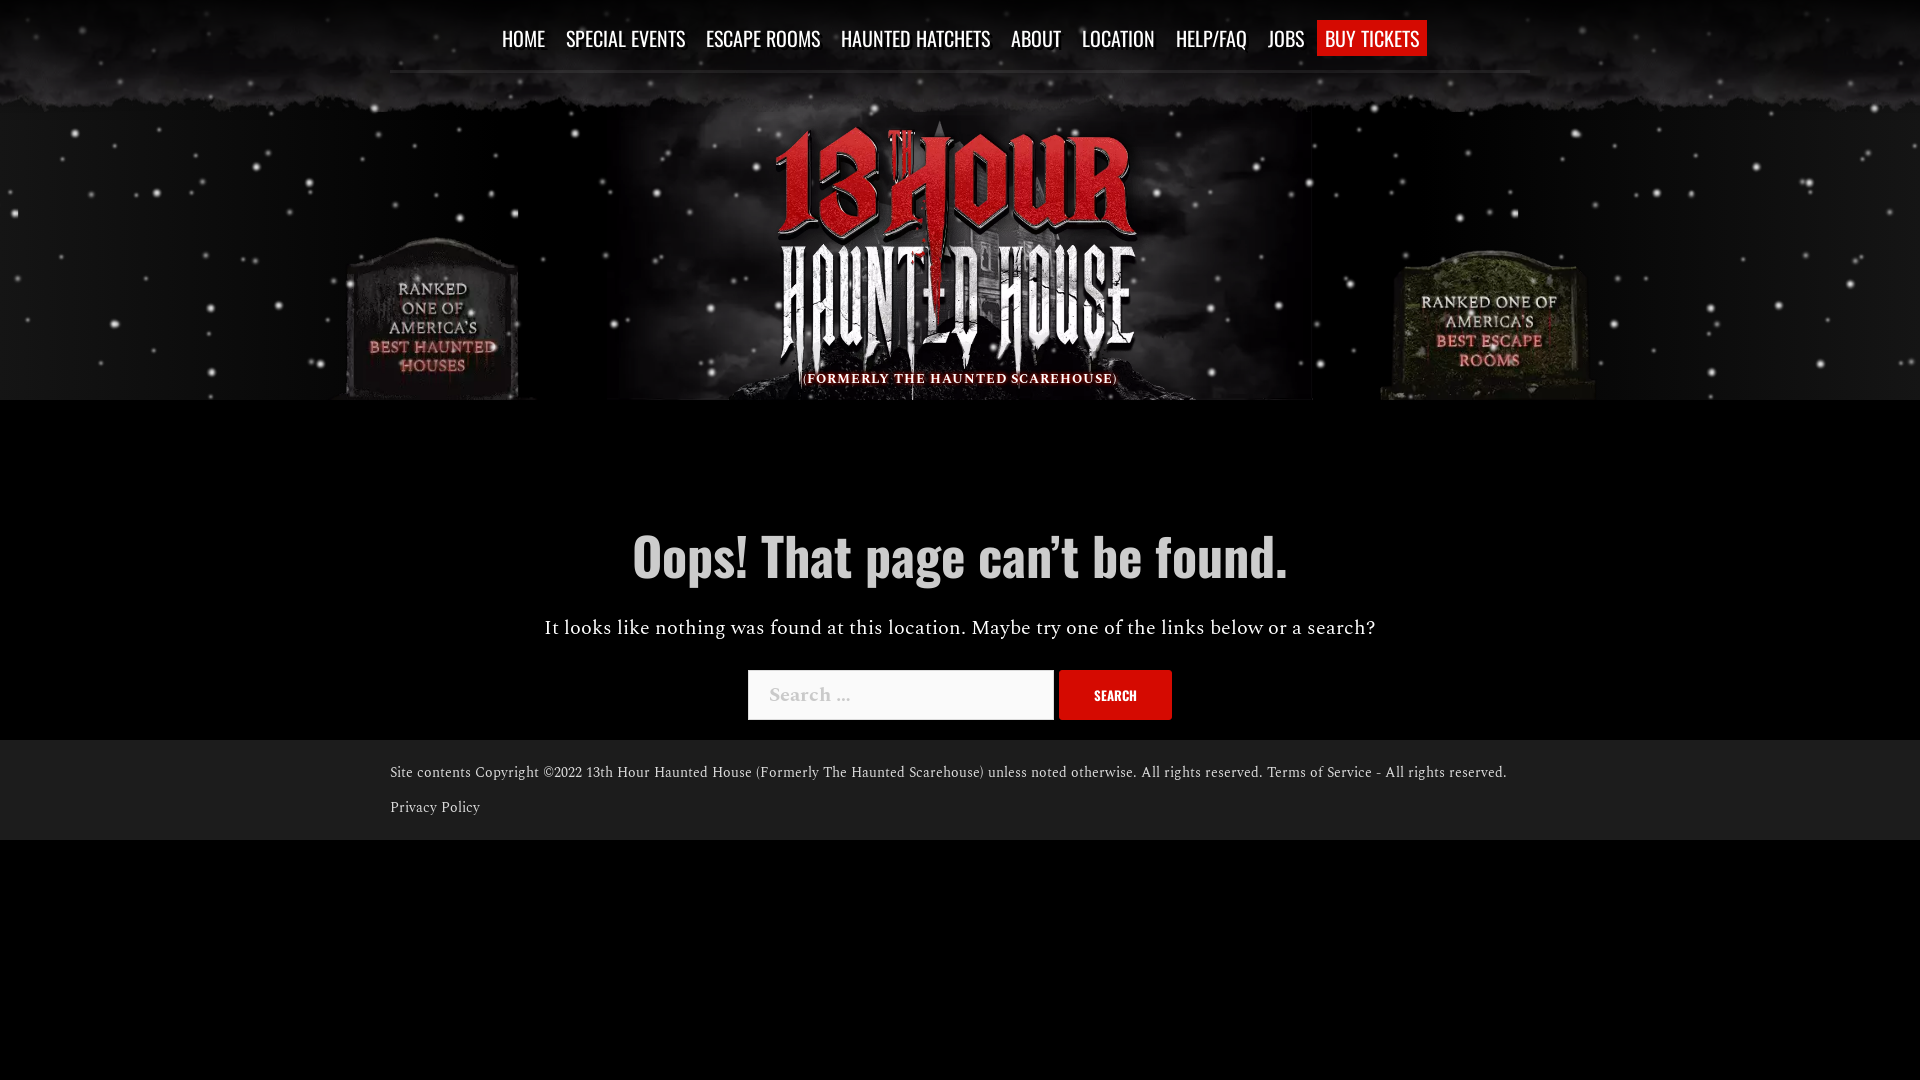 Image resolution: width=1920 pixels, height=1080 pixels. What do you see at coordinates (1114, 693) in the screenshot?
I see `'Search'` at bounding box center [1114, 693].